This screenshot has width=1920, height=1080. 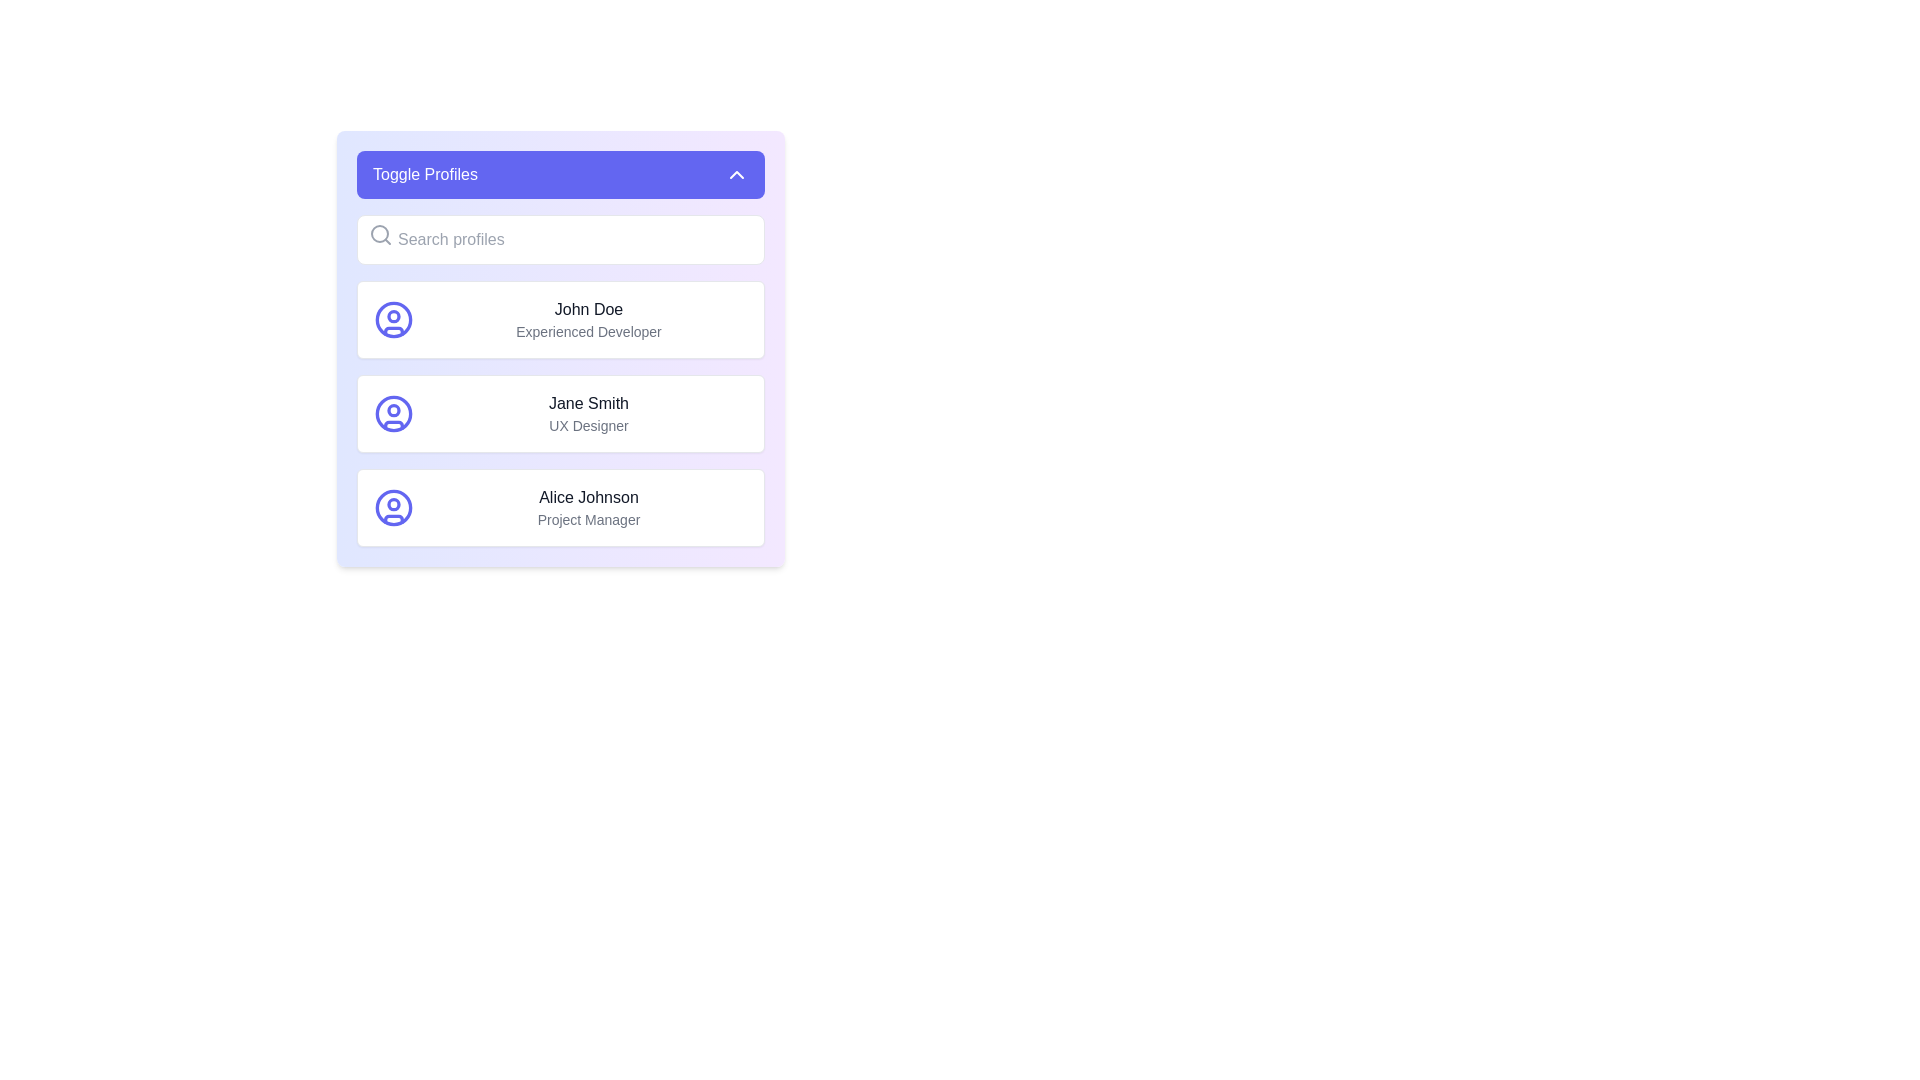 What do you see at coordinates (560, 412) in the screenshot?
I see `the Profile card for Jane Smith, which summarizes her role as a UX Designer and is the second card in a vertical list of three cards` at bounding box center [560, 412].